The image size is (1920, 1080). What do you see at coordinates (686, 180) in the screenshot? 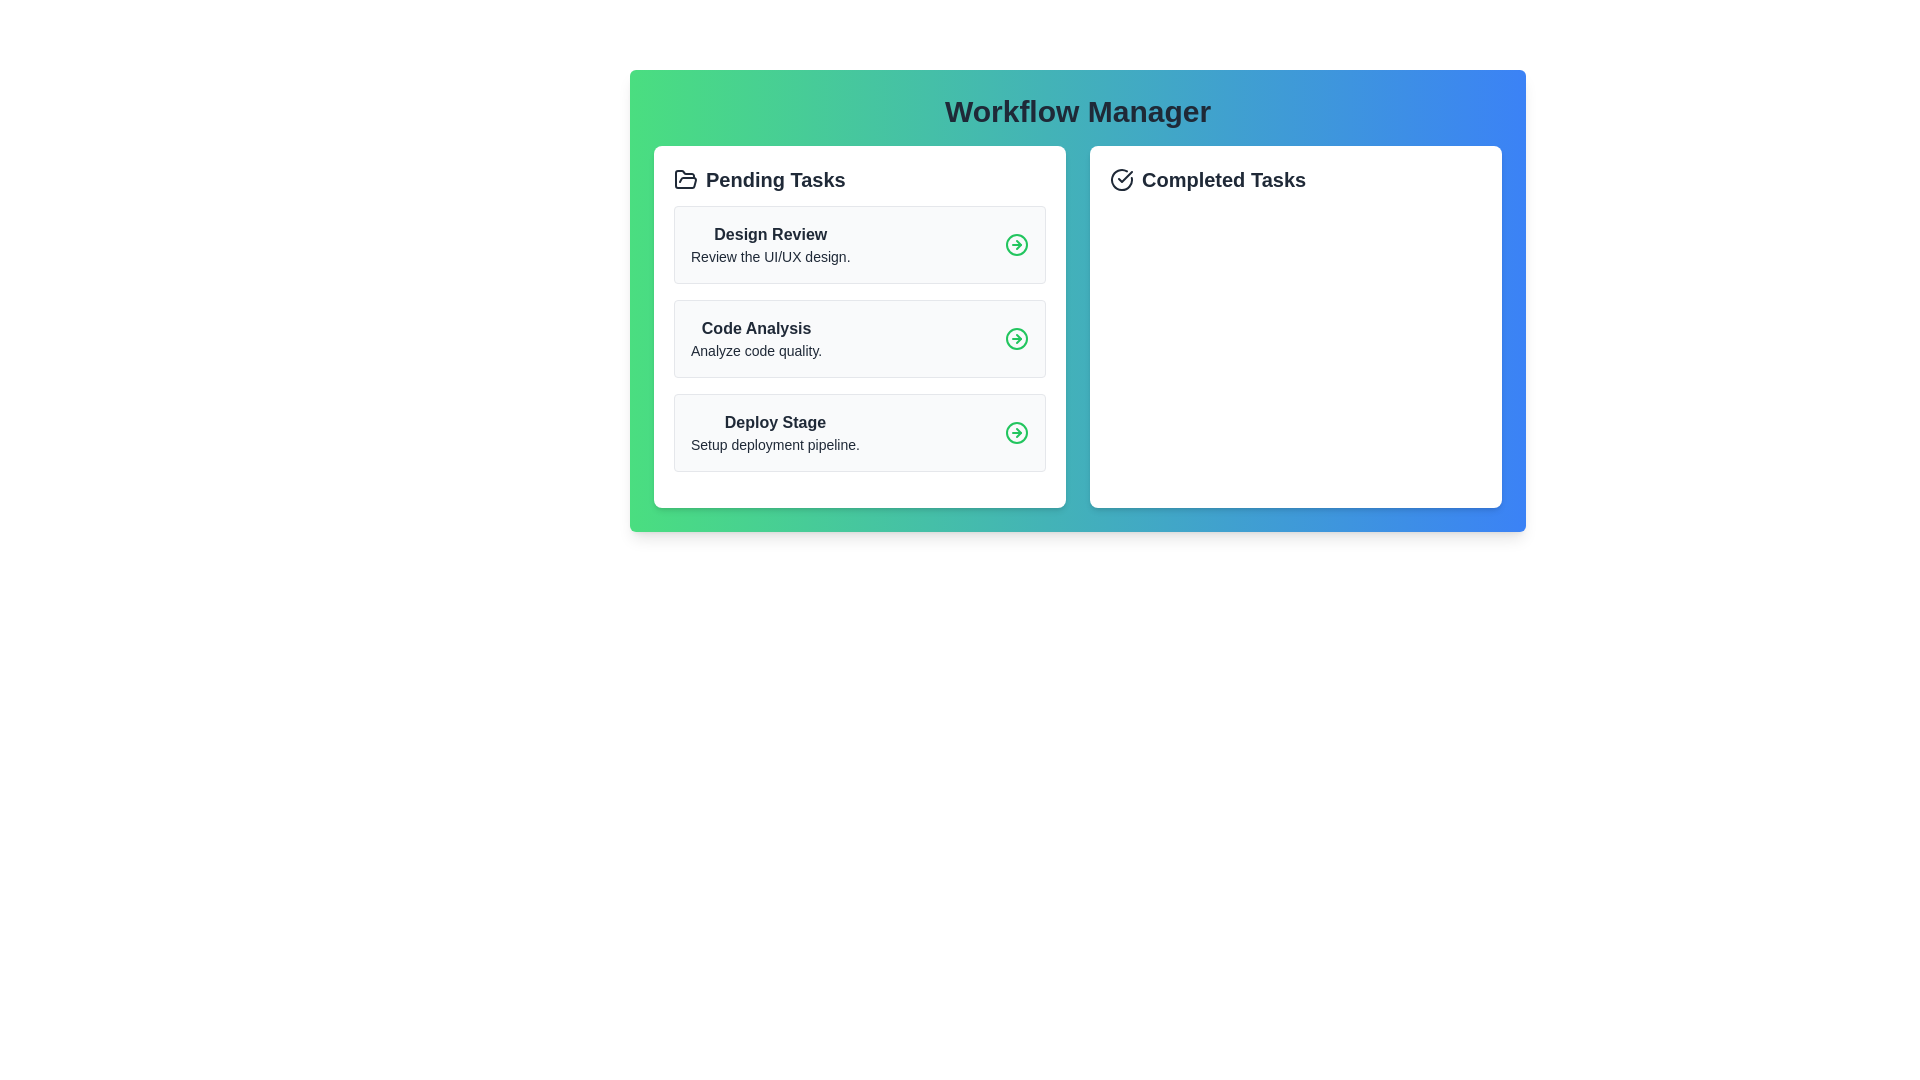
I see `the folder icon styled with an outline in dark color, located next to the heading text 'Pending Tasks' in the top-left area of the interface` at bounding box center [686, 180].